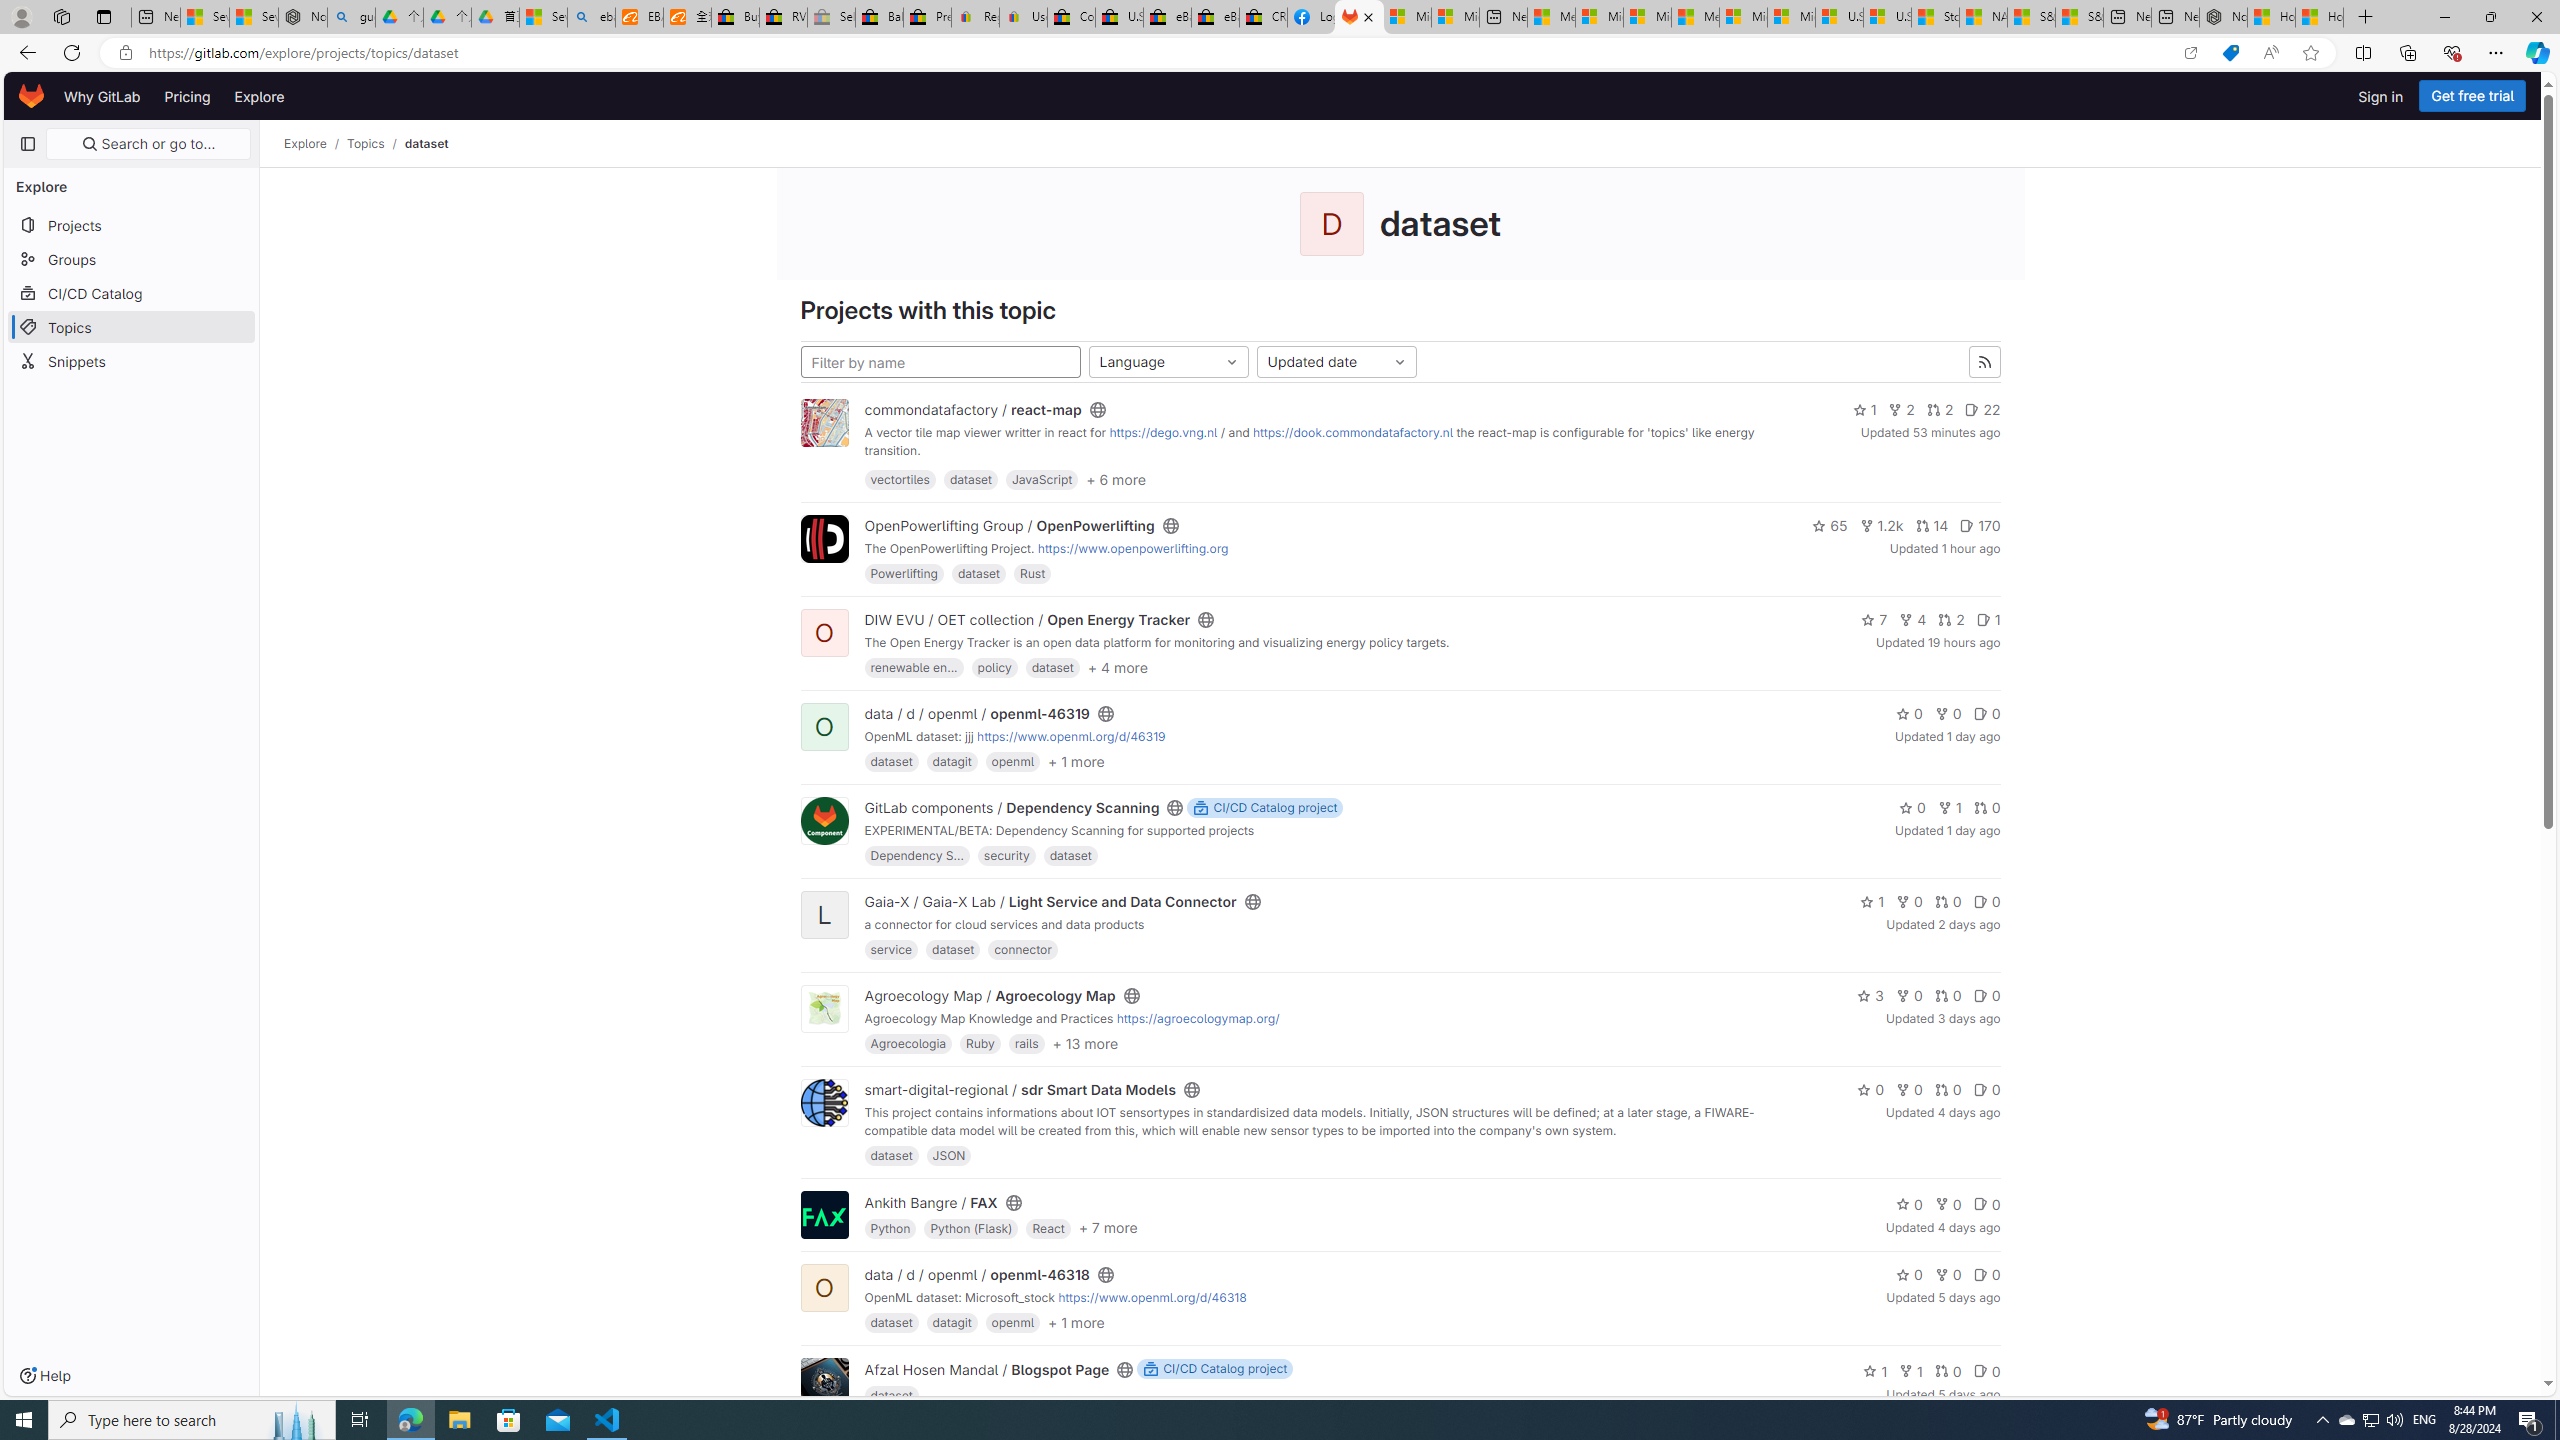 This screenshot has width=2560, height=1440. Describe the element at coordinates (61, 16) in the screenshot. I see `'Workspaces'` at that location.